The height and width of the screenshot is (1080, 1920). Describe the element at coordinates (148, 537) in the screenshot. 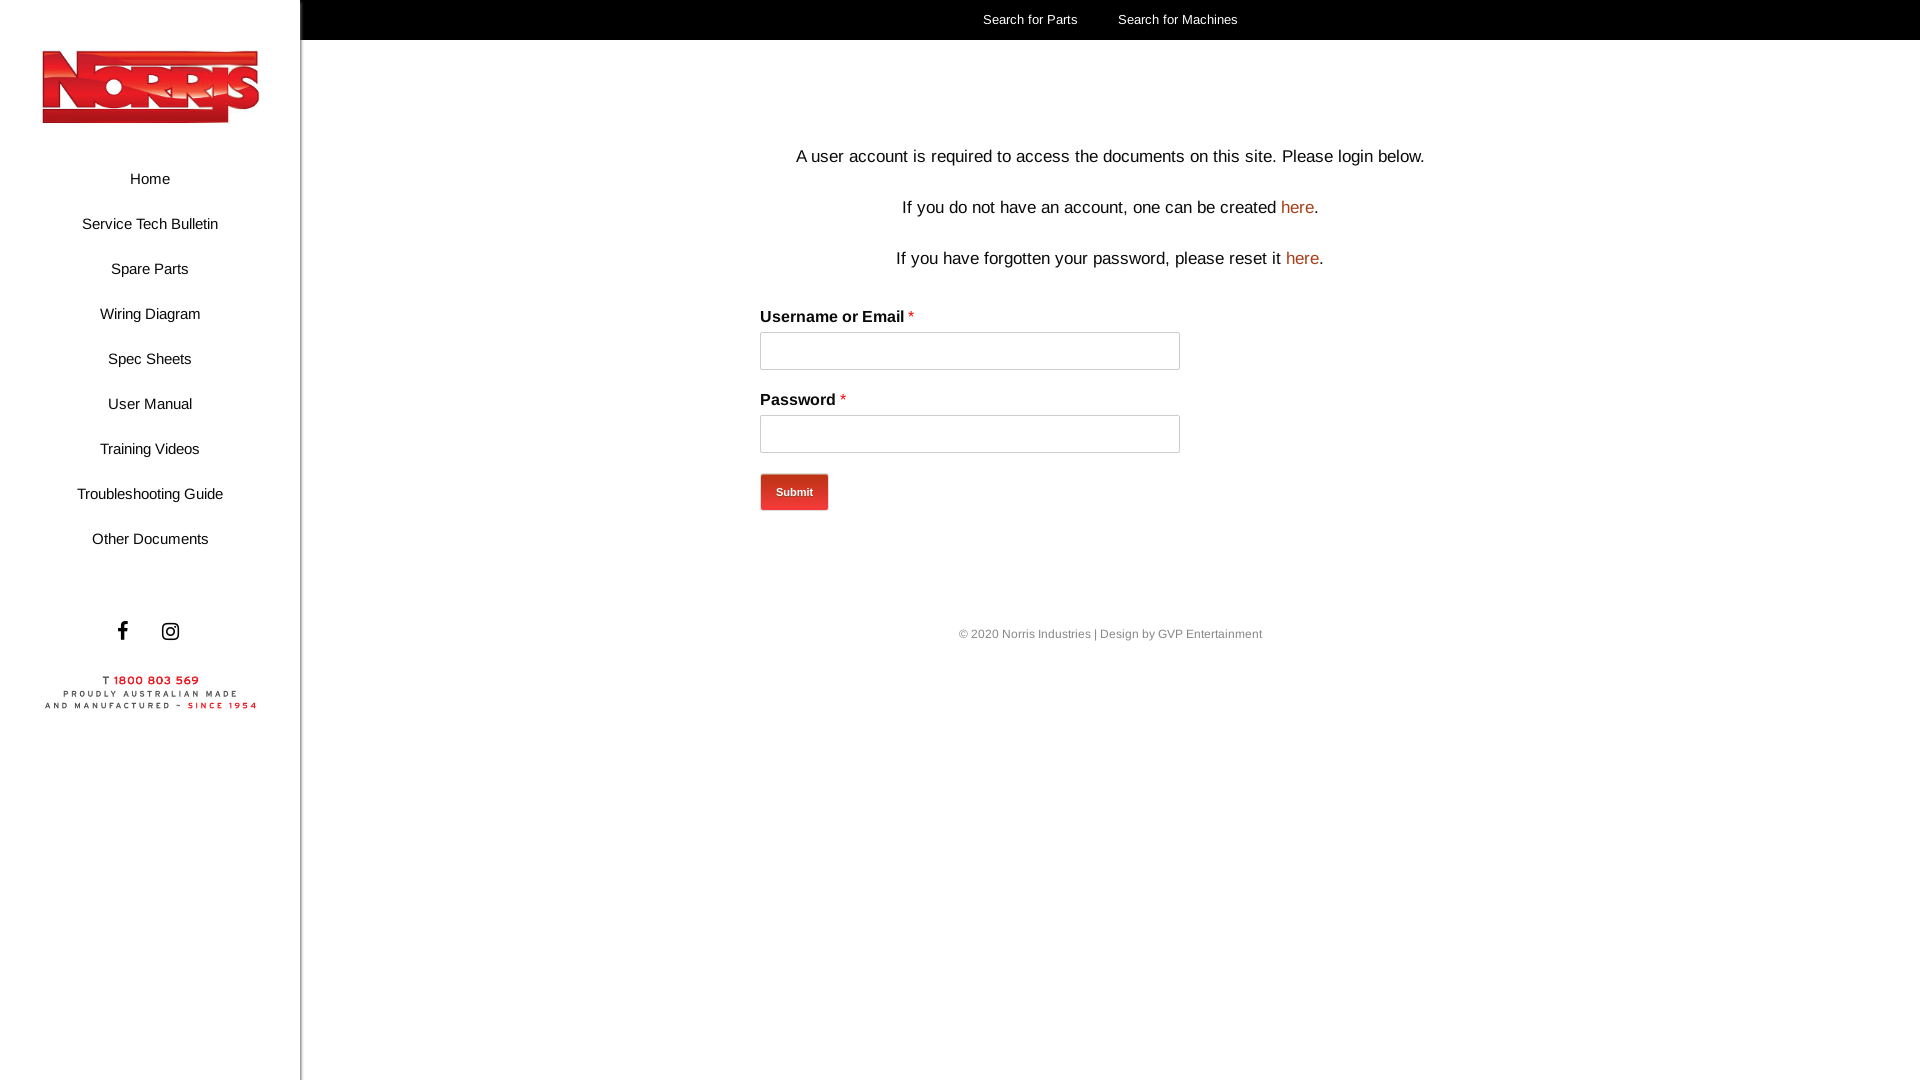

I see `'Other Documents'` at that location.